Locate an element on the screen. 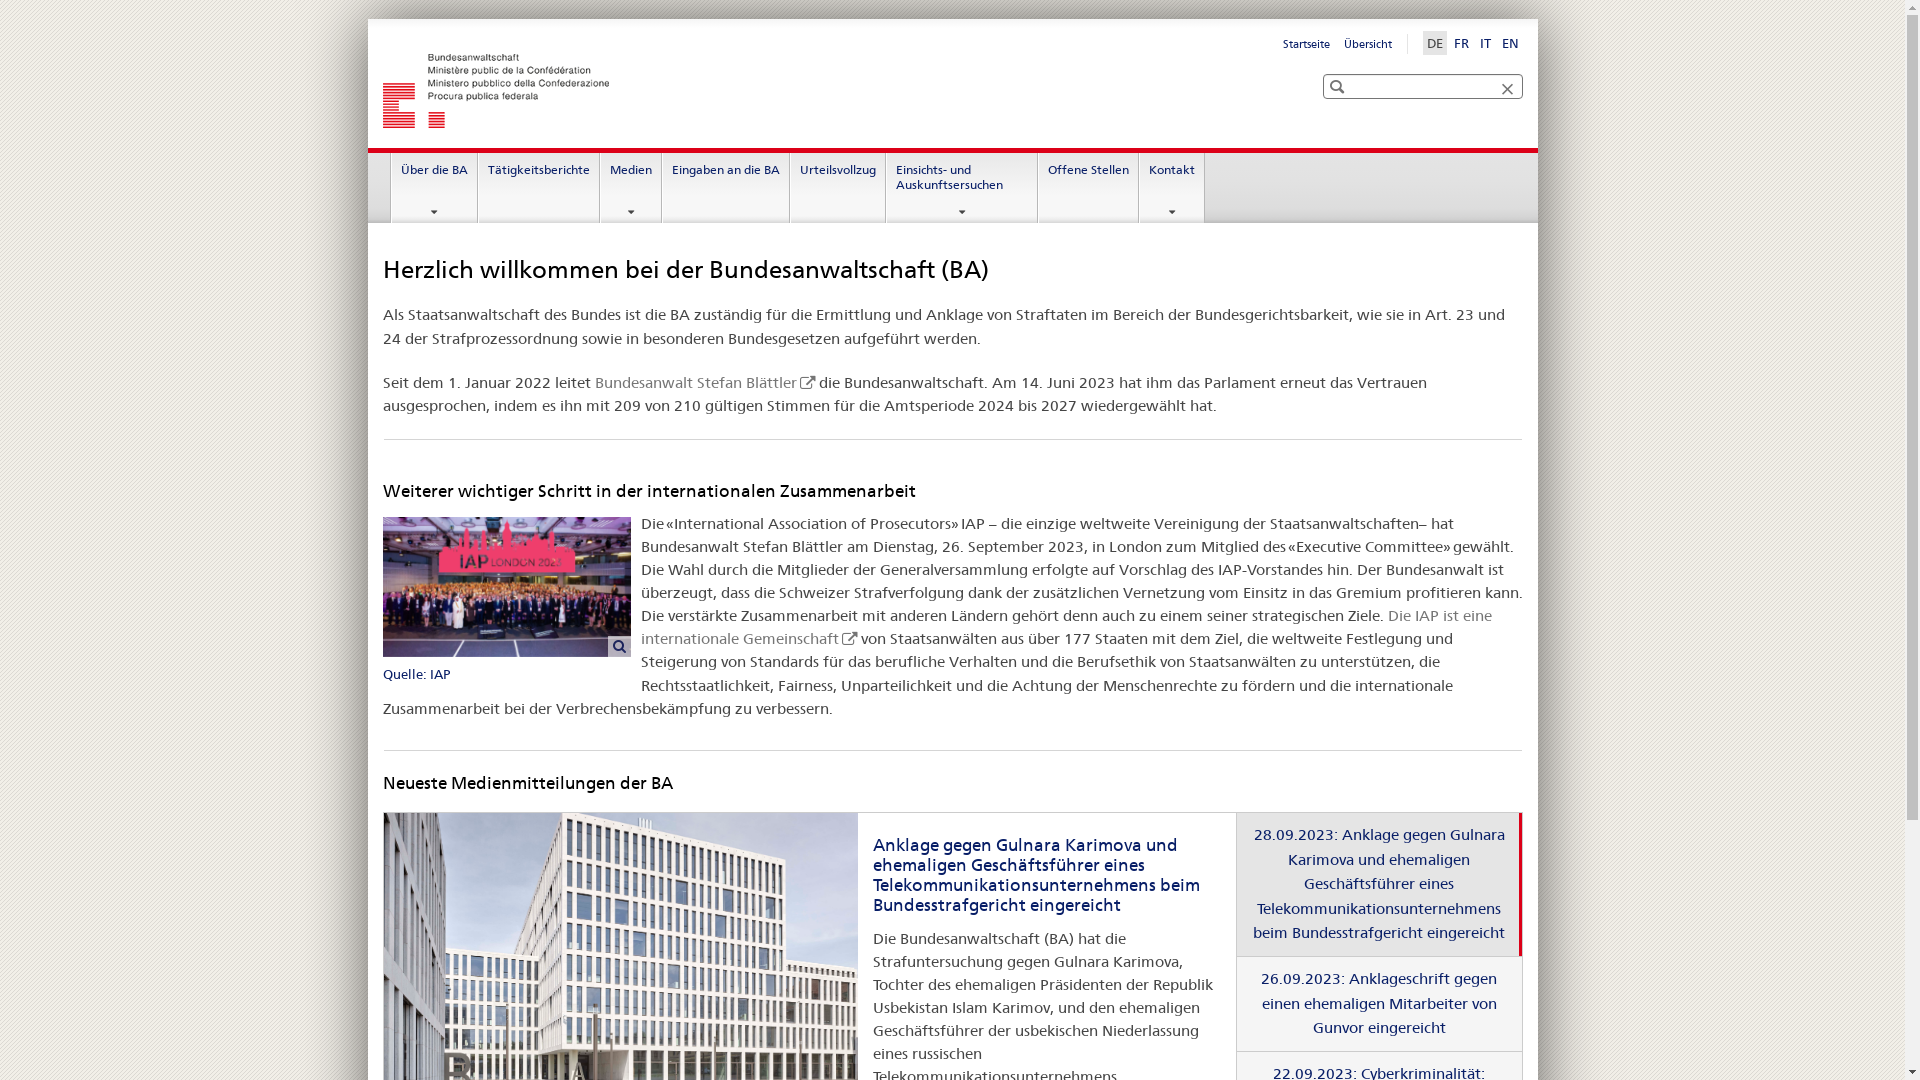 The width and height of the screenshot is (1920, 1080). 'IT' is located at coordinates (1476, 42).